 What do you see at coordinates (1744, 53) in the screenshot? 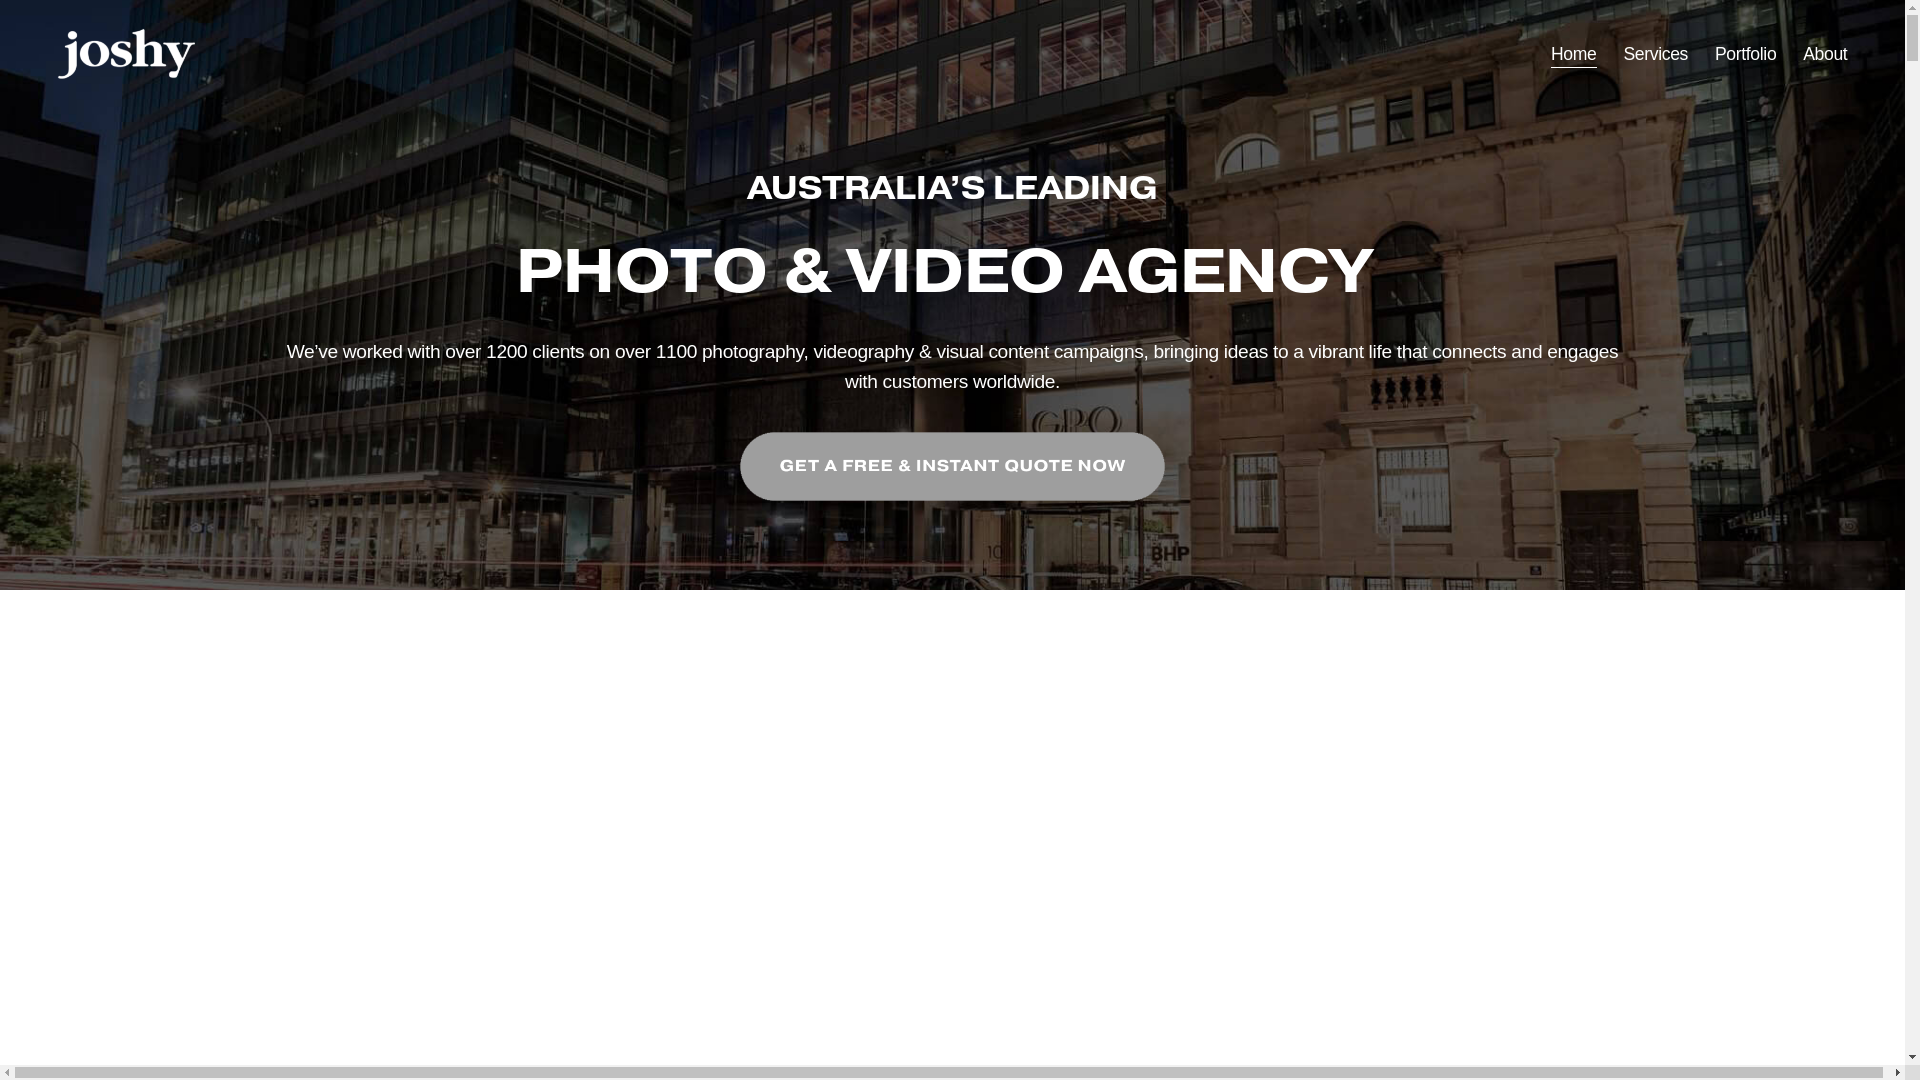
I see `'Portfolio'` at bounding box center [1744, 53].